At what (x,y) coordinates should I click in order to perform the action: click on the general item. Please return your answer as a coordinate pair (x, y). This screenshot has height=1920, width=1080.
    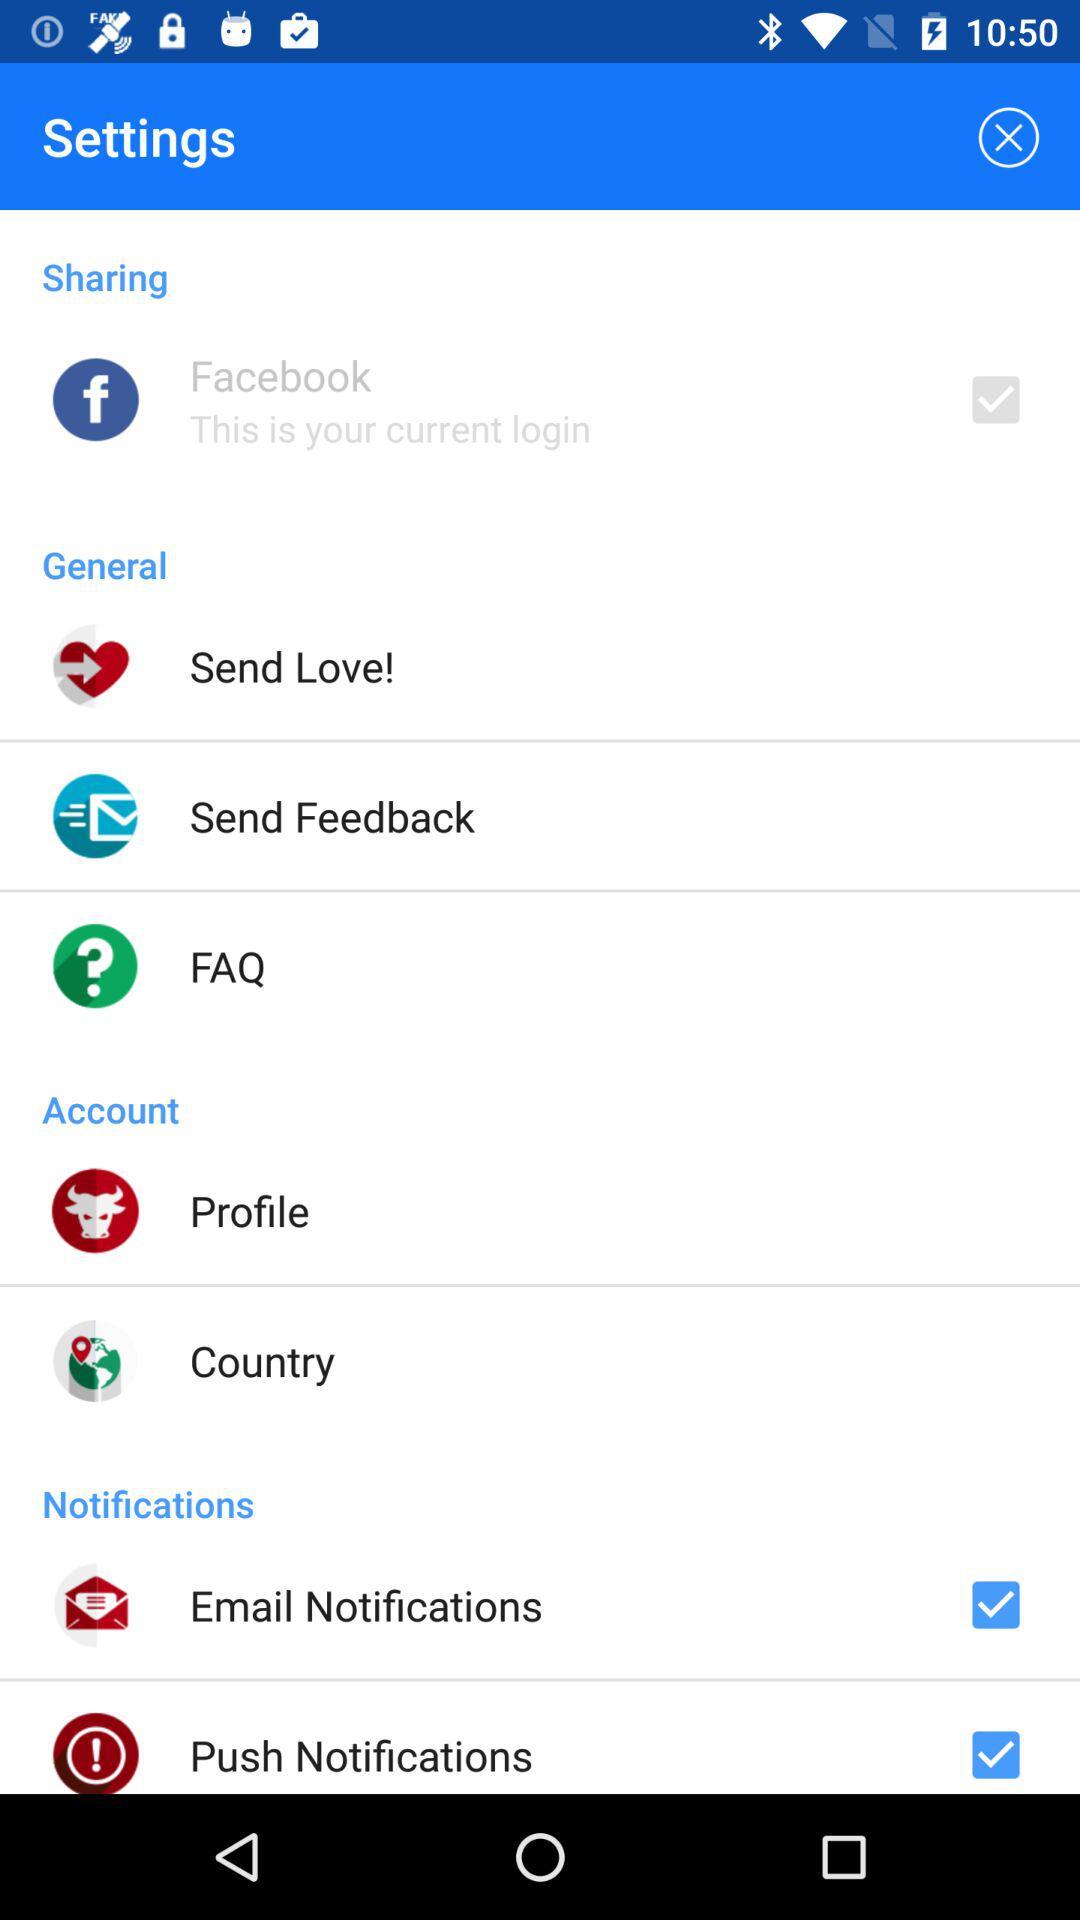
    Looking at the image, I should click on (540, 543).